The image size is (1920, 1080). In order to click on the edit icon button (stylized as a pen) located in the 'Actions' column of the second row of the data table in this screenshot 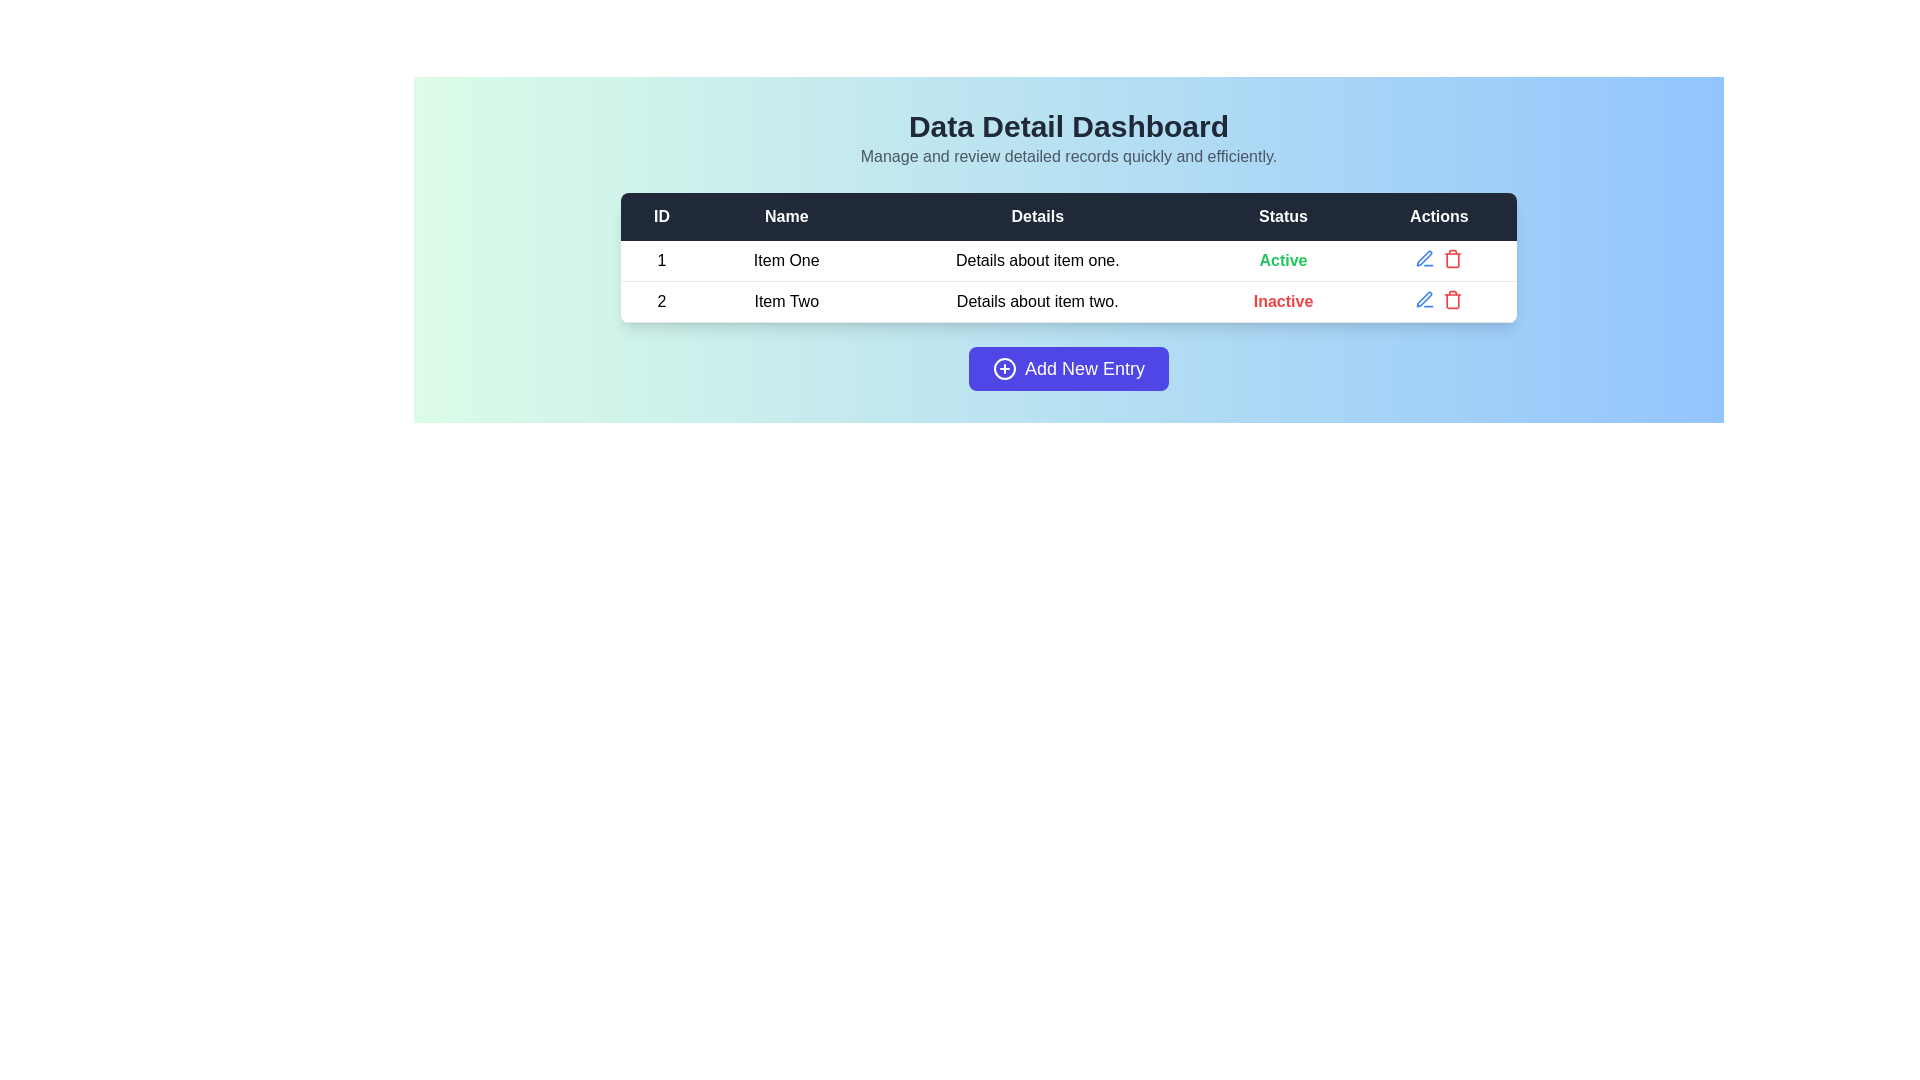, I will do `click(1424, 257)`.